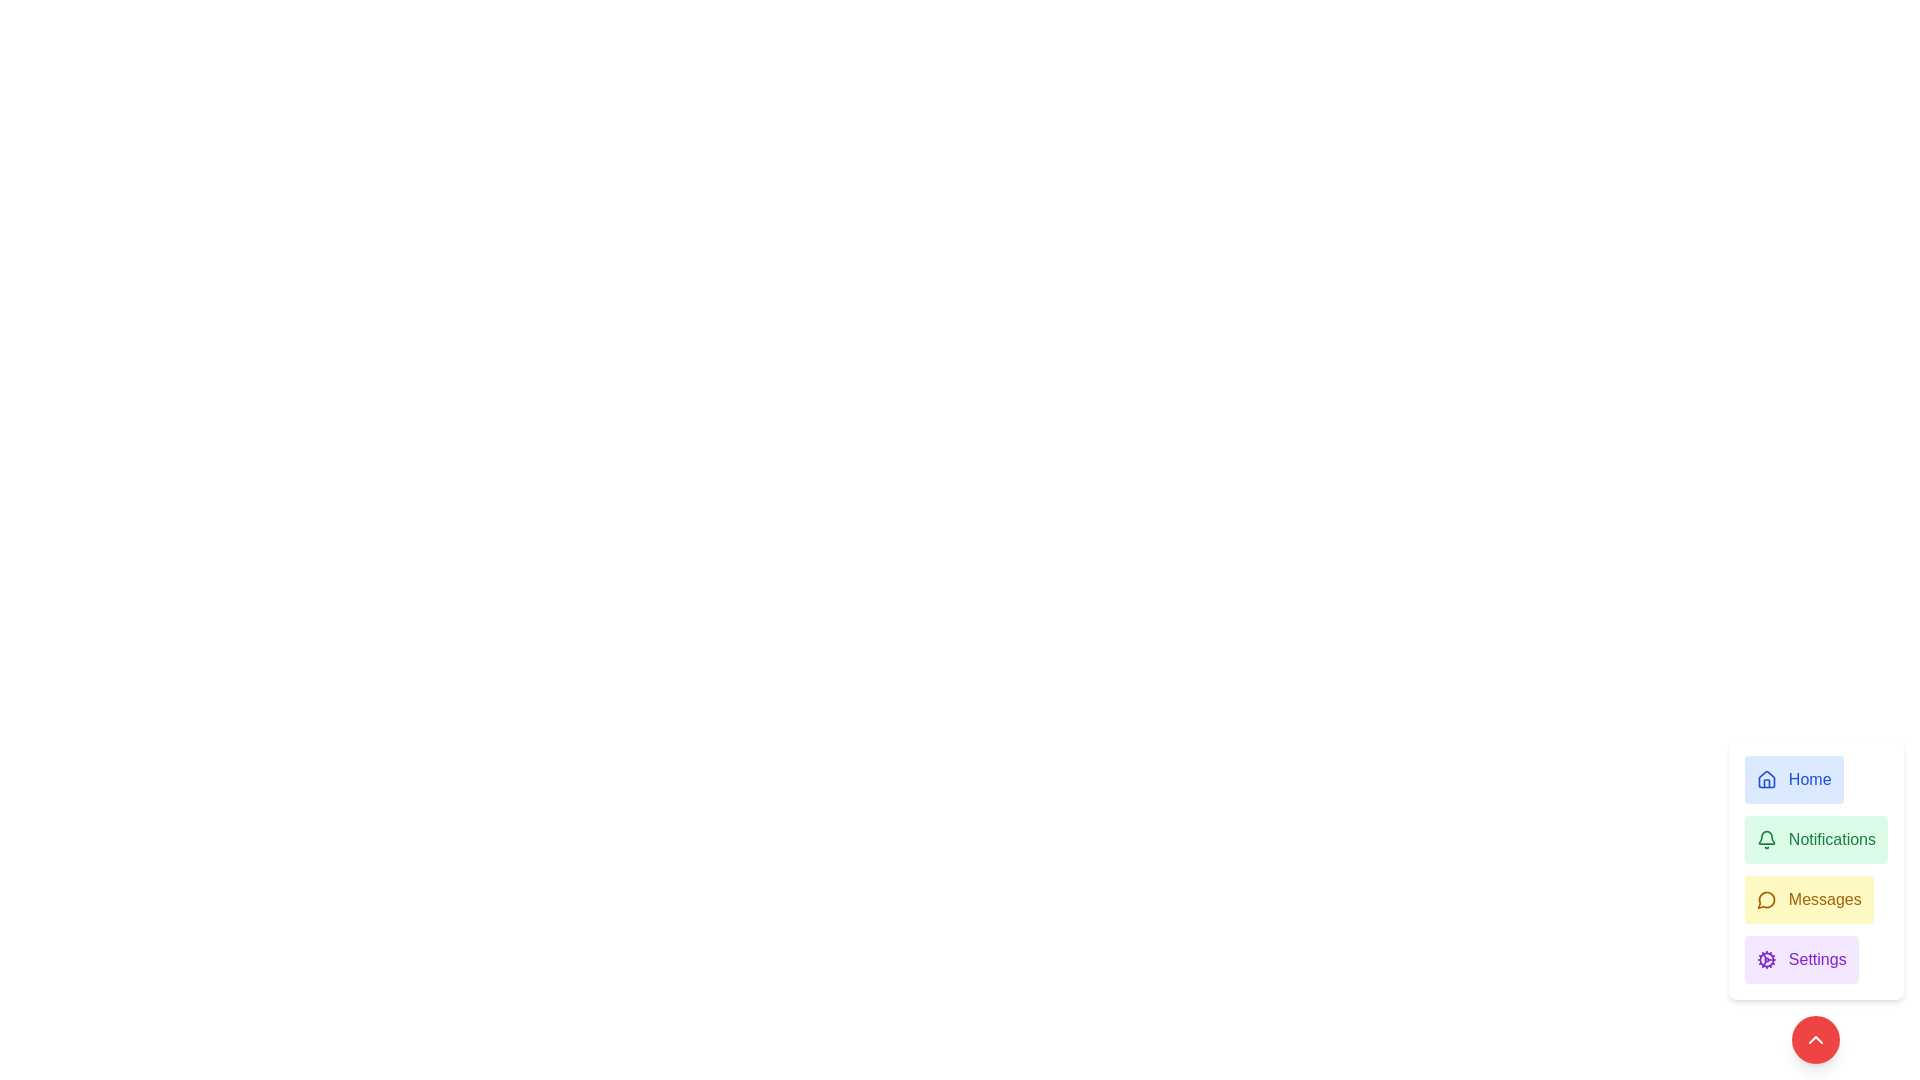  Describe the element at coordinates (1816, 869) in the screenshot. I see `the Menu Bar, which is a rectangular section with a white background and contains buttons labeled 'Home', 'Notifications', 'Messages', and 'Settings'` at that location.